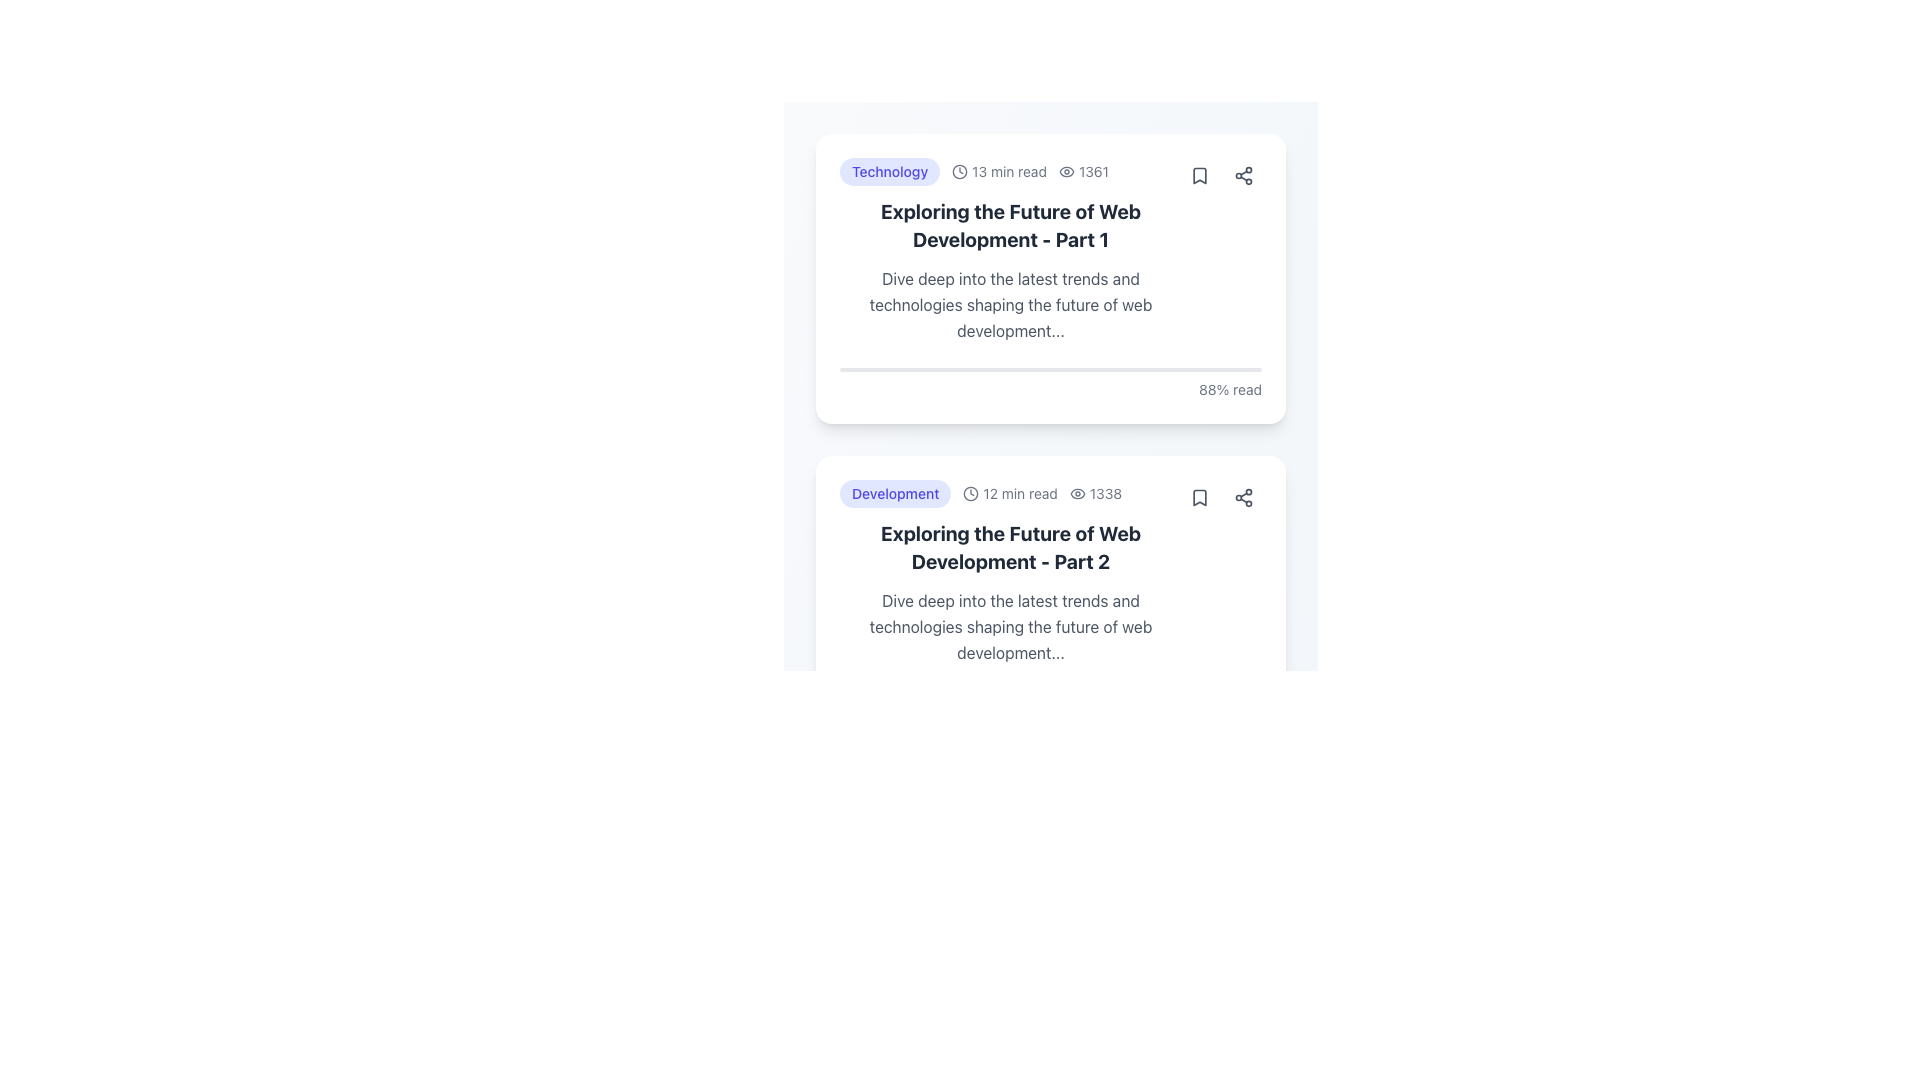 This screenshot has width=1920, height=1080. I want to click on the minimalist bookmark icon located in the top-right corner of the second card, so click(1200, 496).